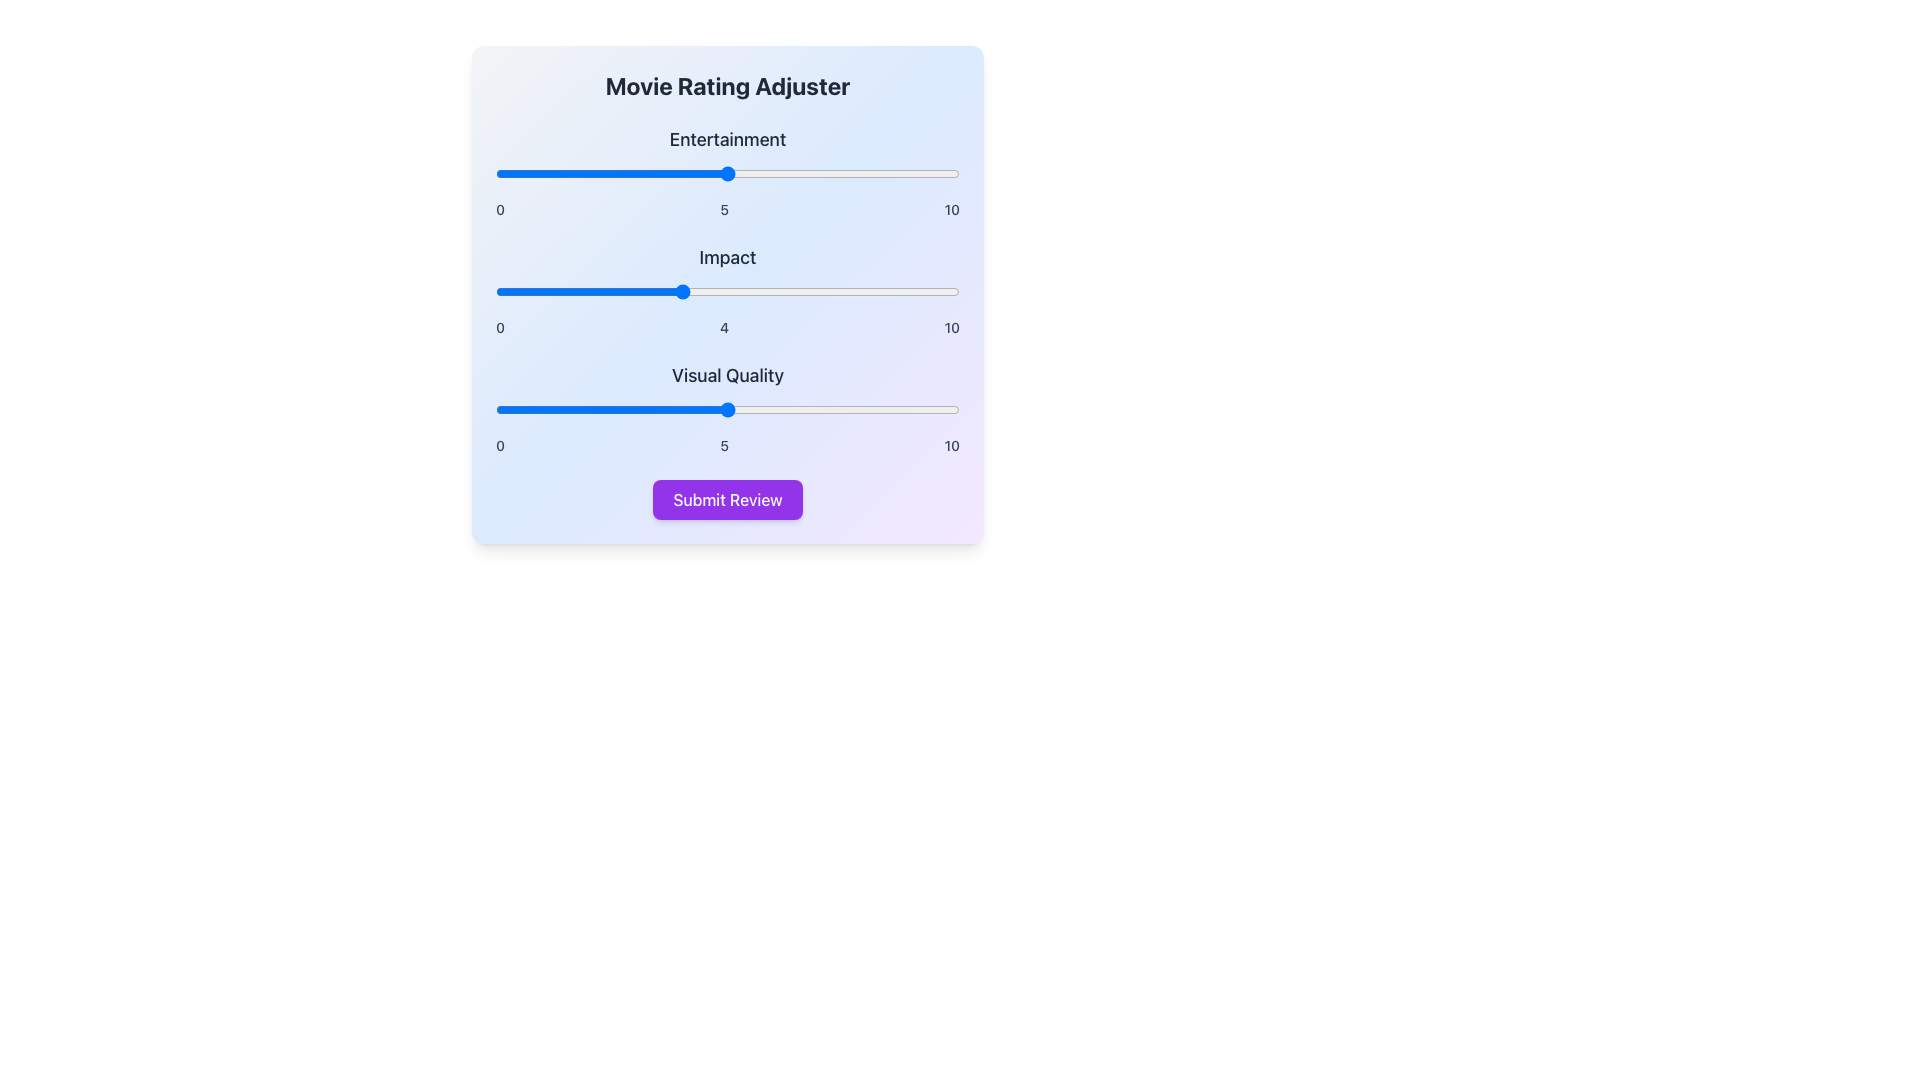 The width and height of the screenshot is (1920, 1080). What do you see at coordinates (495, 172) in the screenshot?
I see `Entertainment rating` at bounding box center [495, 172].